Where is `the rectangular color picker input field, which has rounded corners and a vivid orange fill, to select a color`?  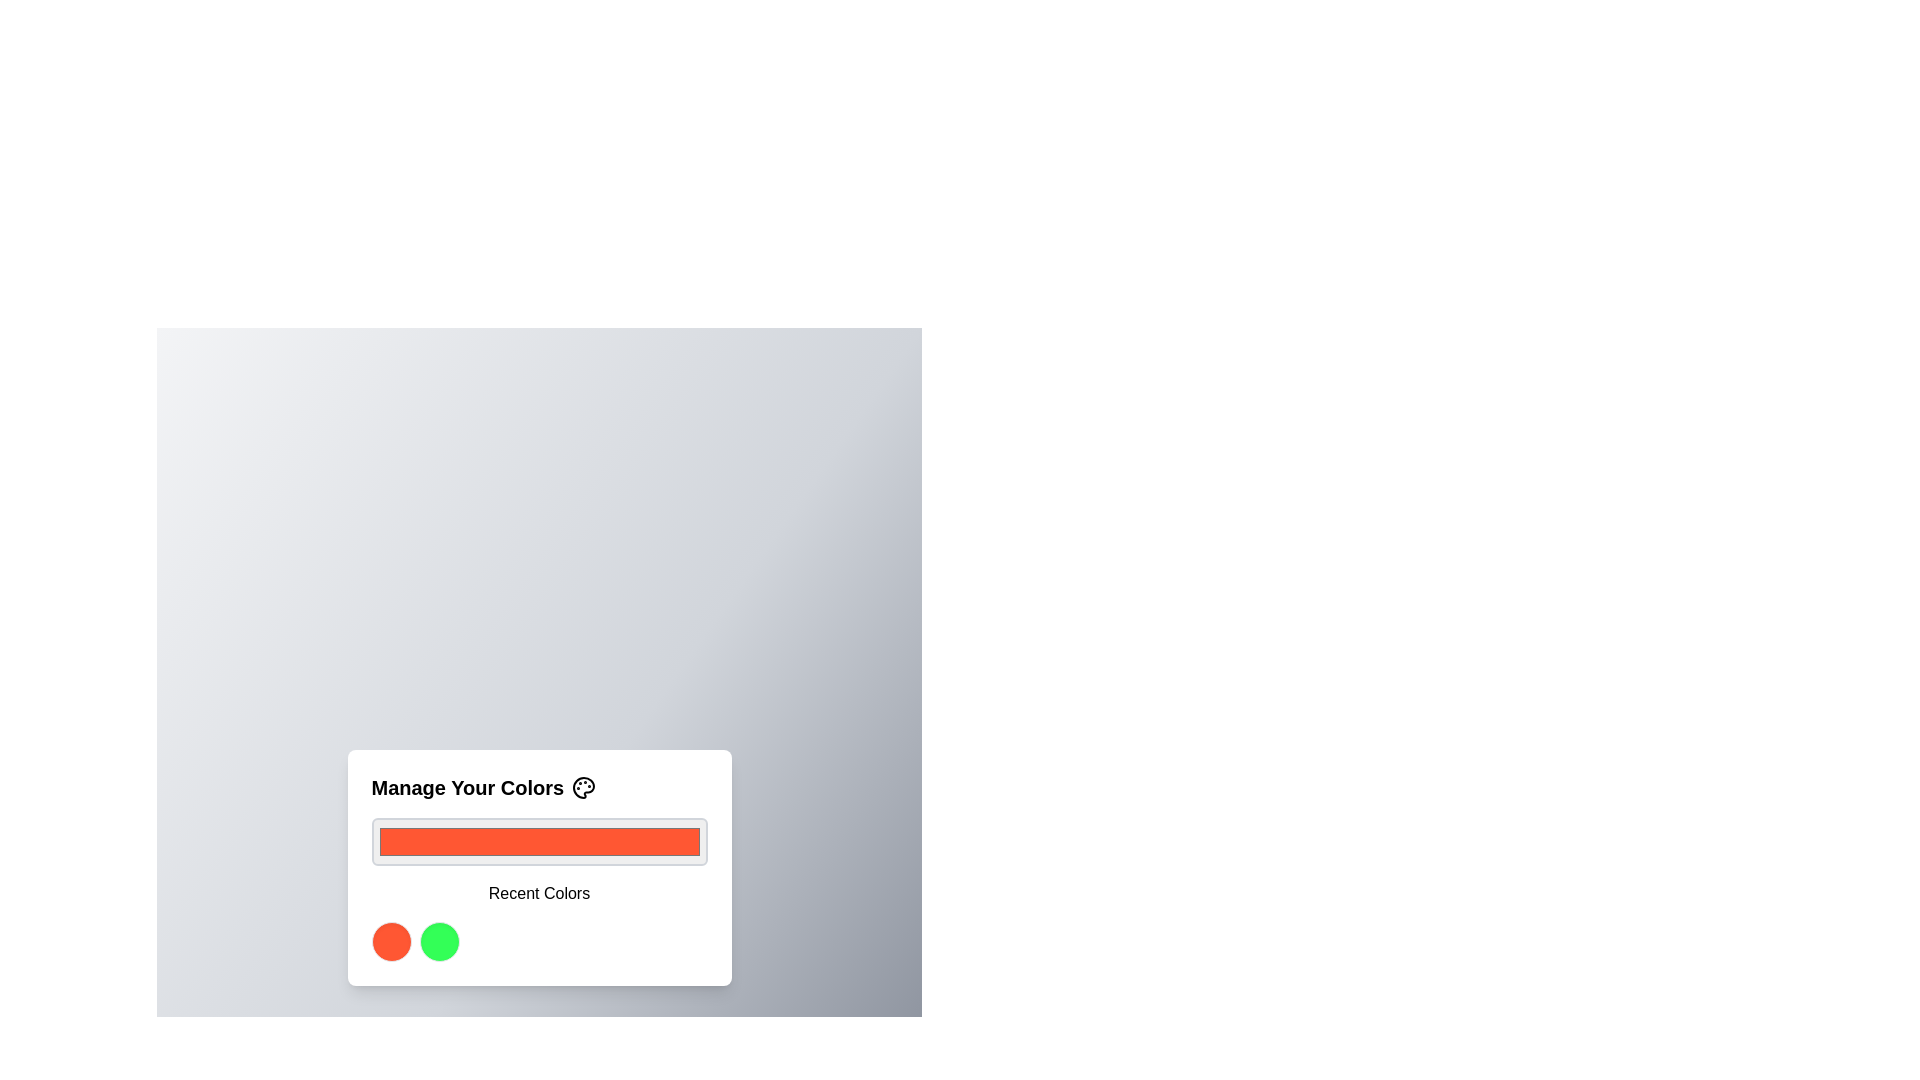
the rectangular color picker input field, which has rounded corners and a vivid orange fill, to select a color is located at coordinates (539, 841).